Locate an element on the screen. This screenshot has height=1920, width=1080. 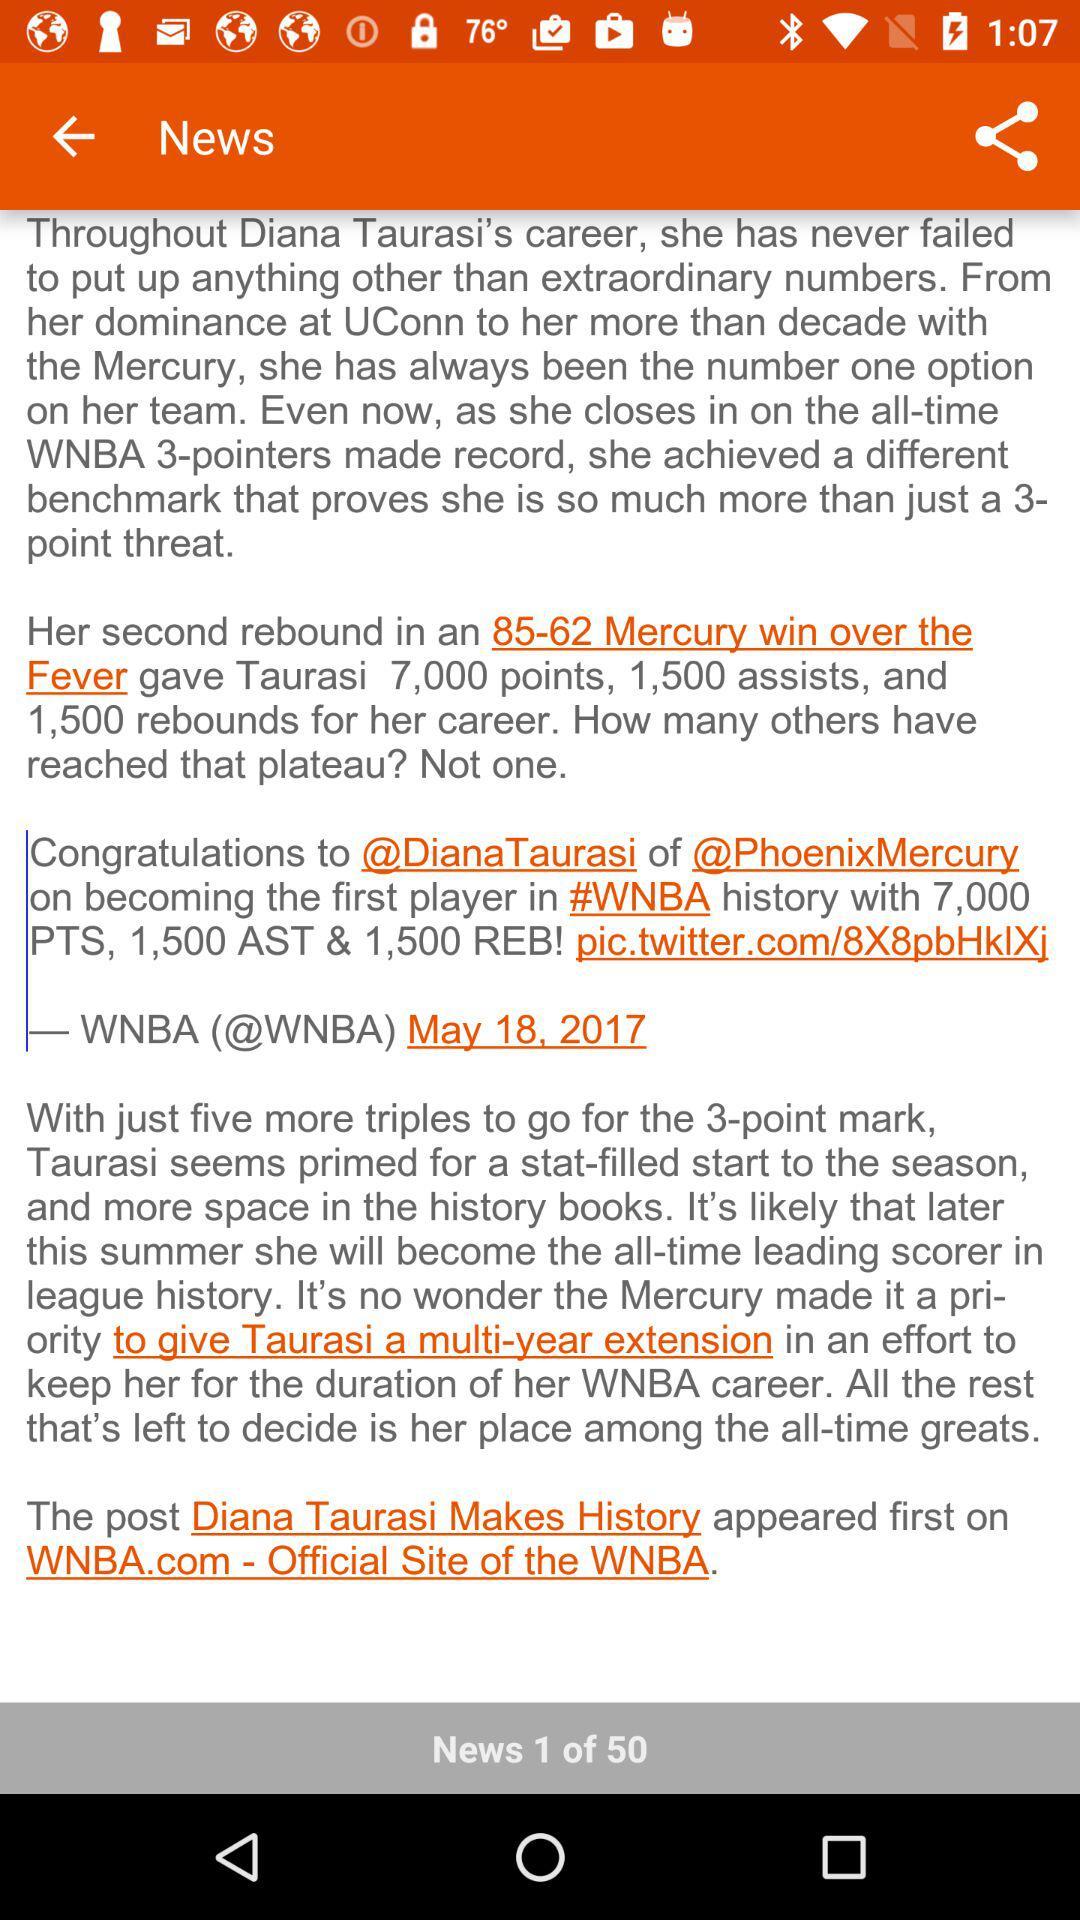
the icon next to the news item is located at coordinates (72, 135).